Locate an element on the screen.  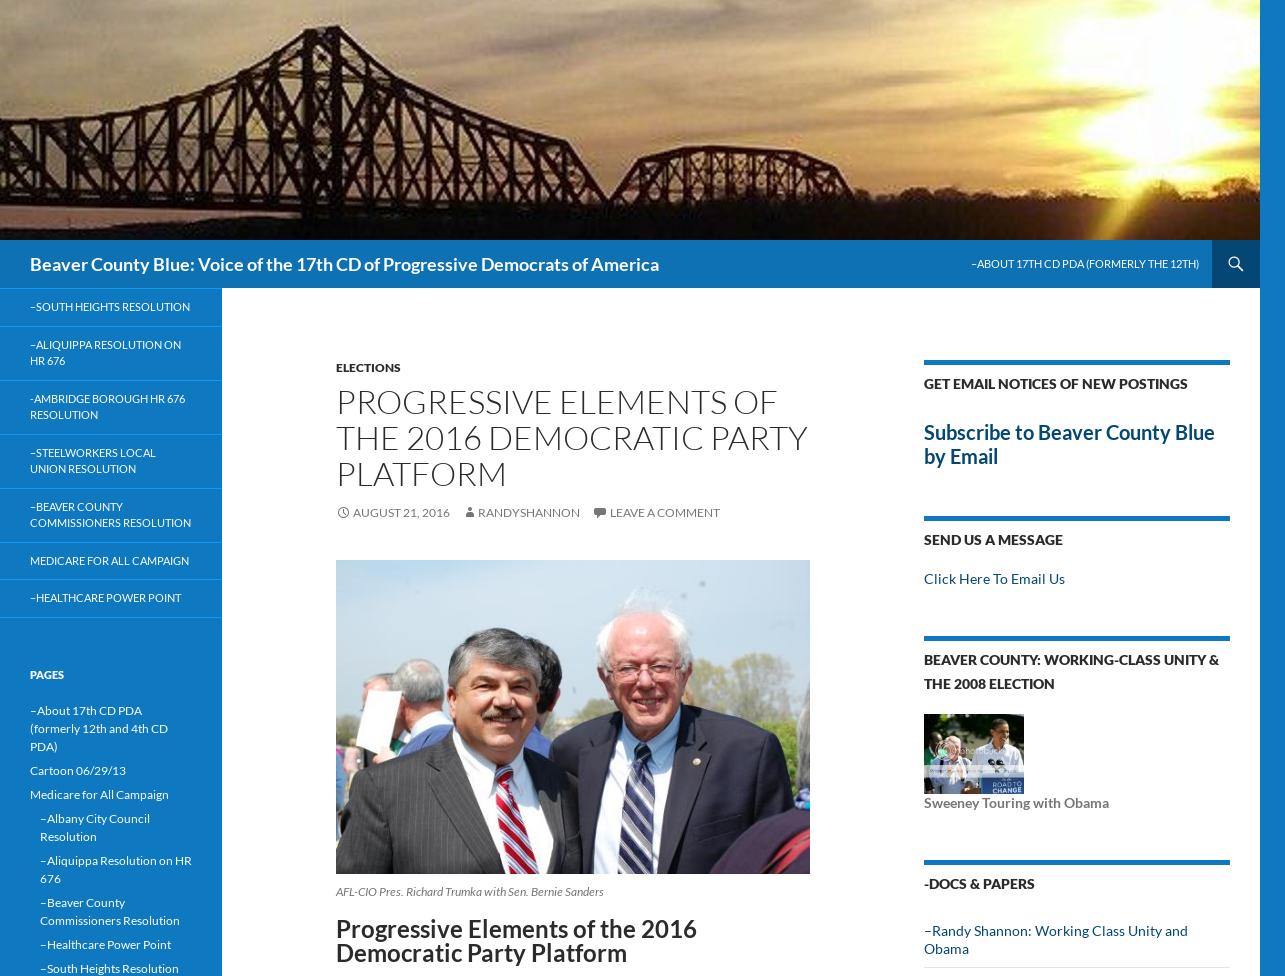
'elections' is located at coordinates (367, 366).